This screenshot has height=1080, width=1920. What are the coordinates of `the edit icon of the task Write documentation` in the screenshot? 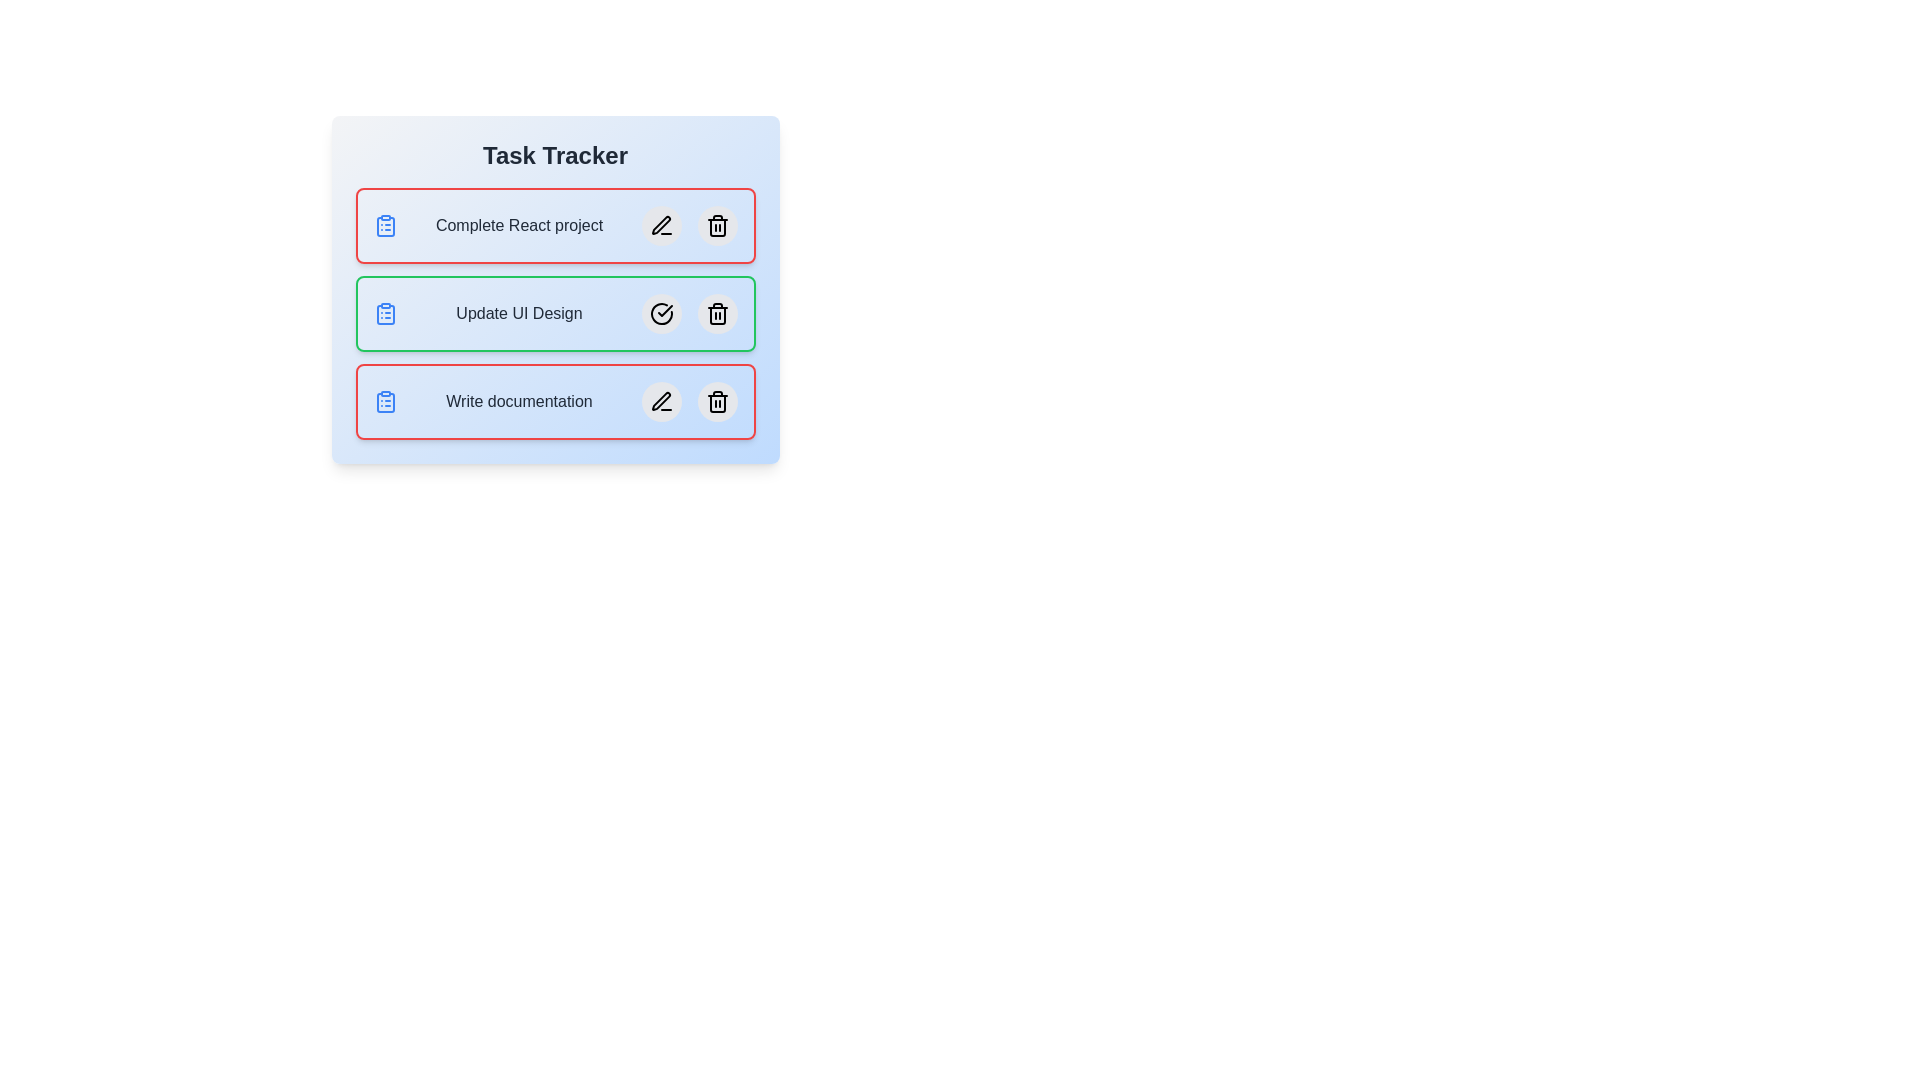 It's located at (661, 401).